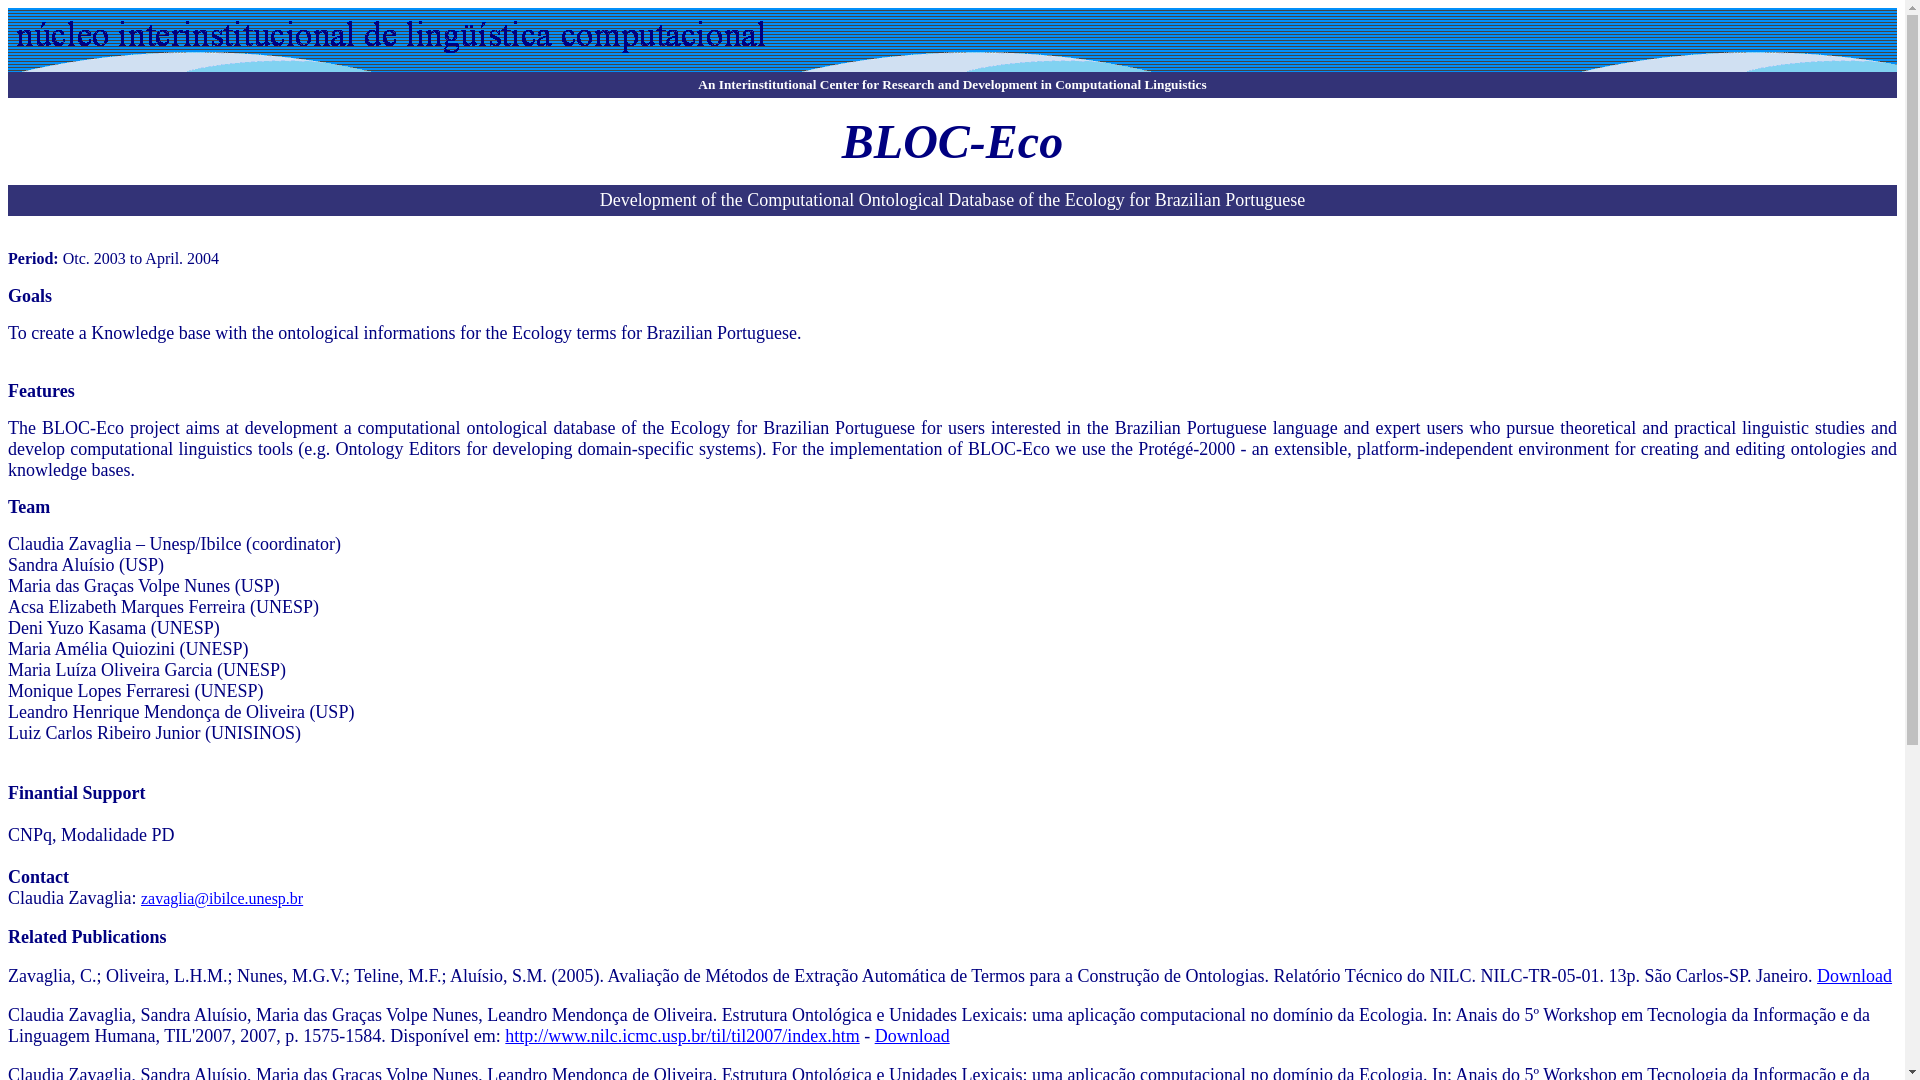  I want to click on 'zavaglia@ibilce.unesp.br', so click(221, 897).